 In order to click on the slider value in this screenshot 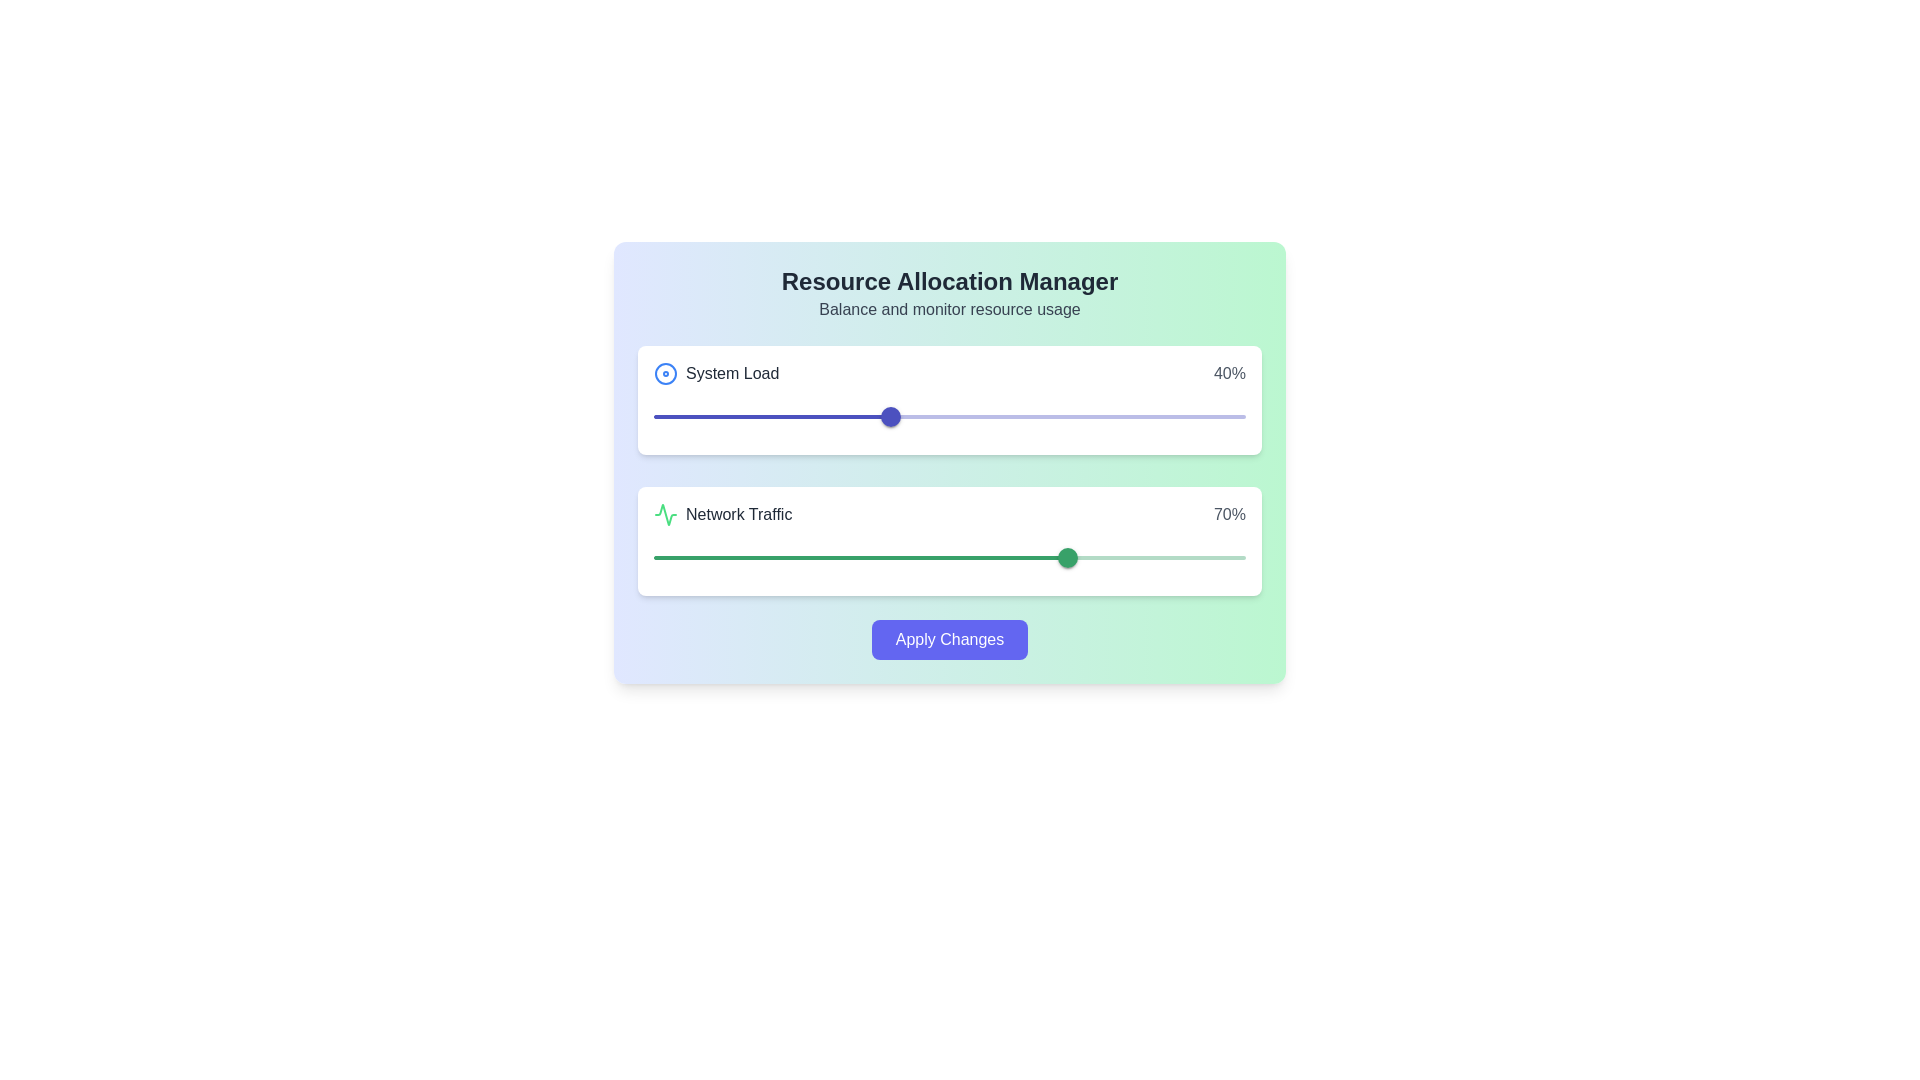, I will do `click(967, 558)`.